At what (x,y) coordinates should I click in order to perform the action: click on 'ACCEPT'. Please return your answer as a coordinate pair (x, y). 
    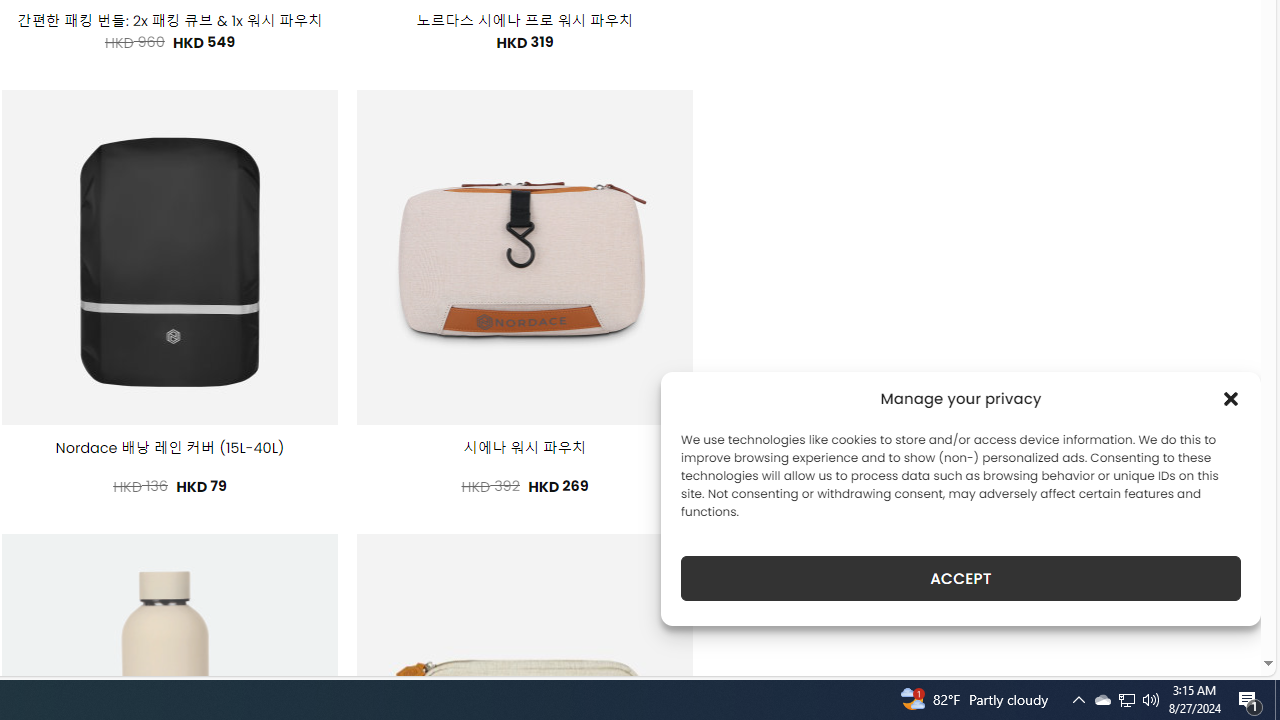
    Looking at the image, I should click on (961, 578).